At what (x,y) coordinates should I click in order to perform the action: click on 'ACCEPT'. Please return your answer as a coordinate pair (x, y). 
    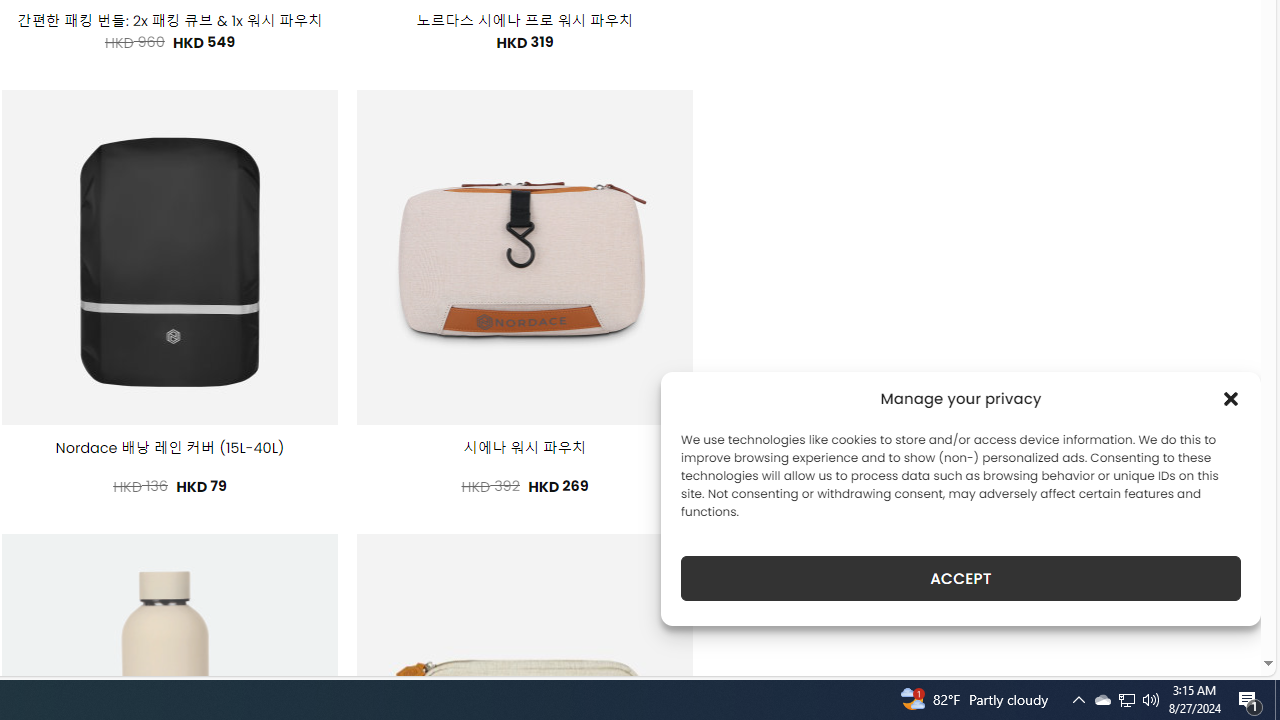
    Looking at the image, I should click on (961, 578).